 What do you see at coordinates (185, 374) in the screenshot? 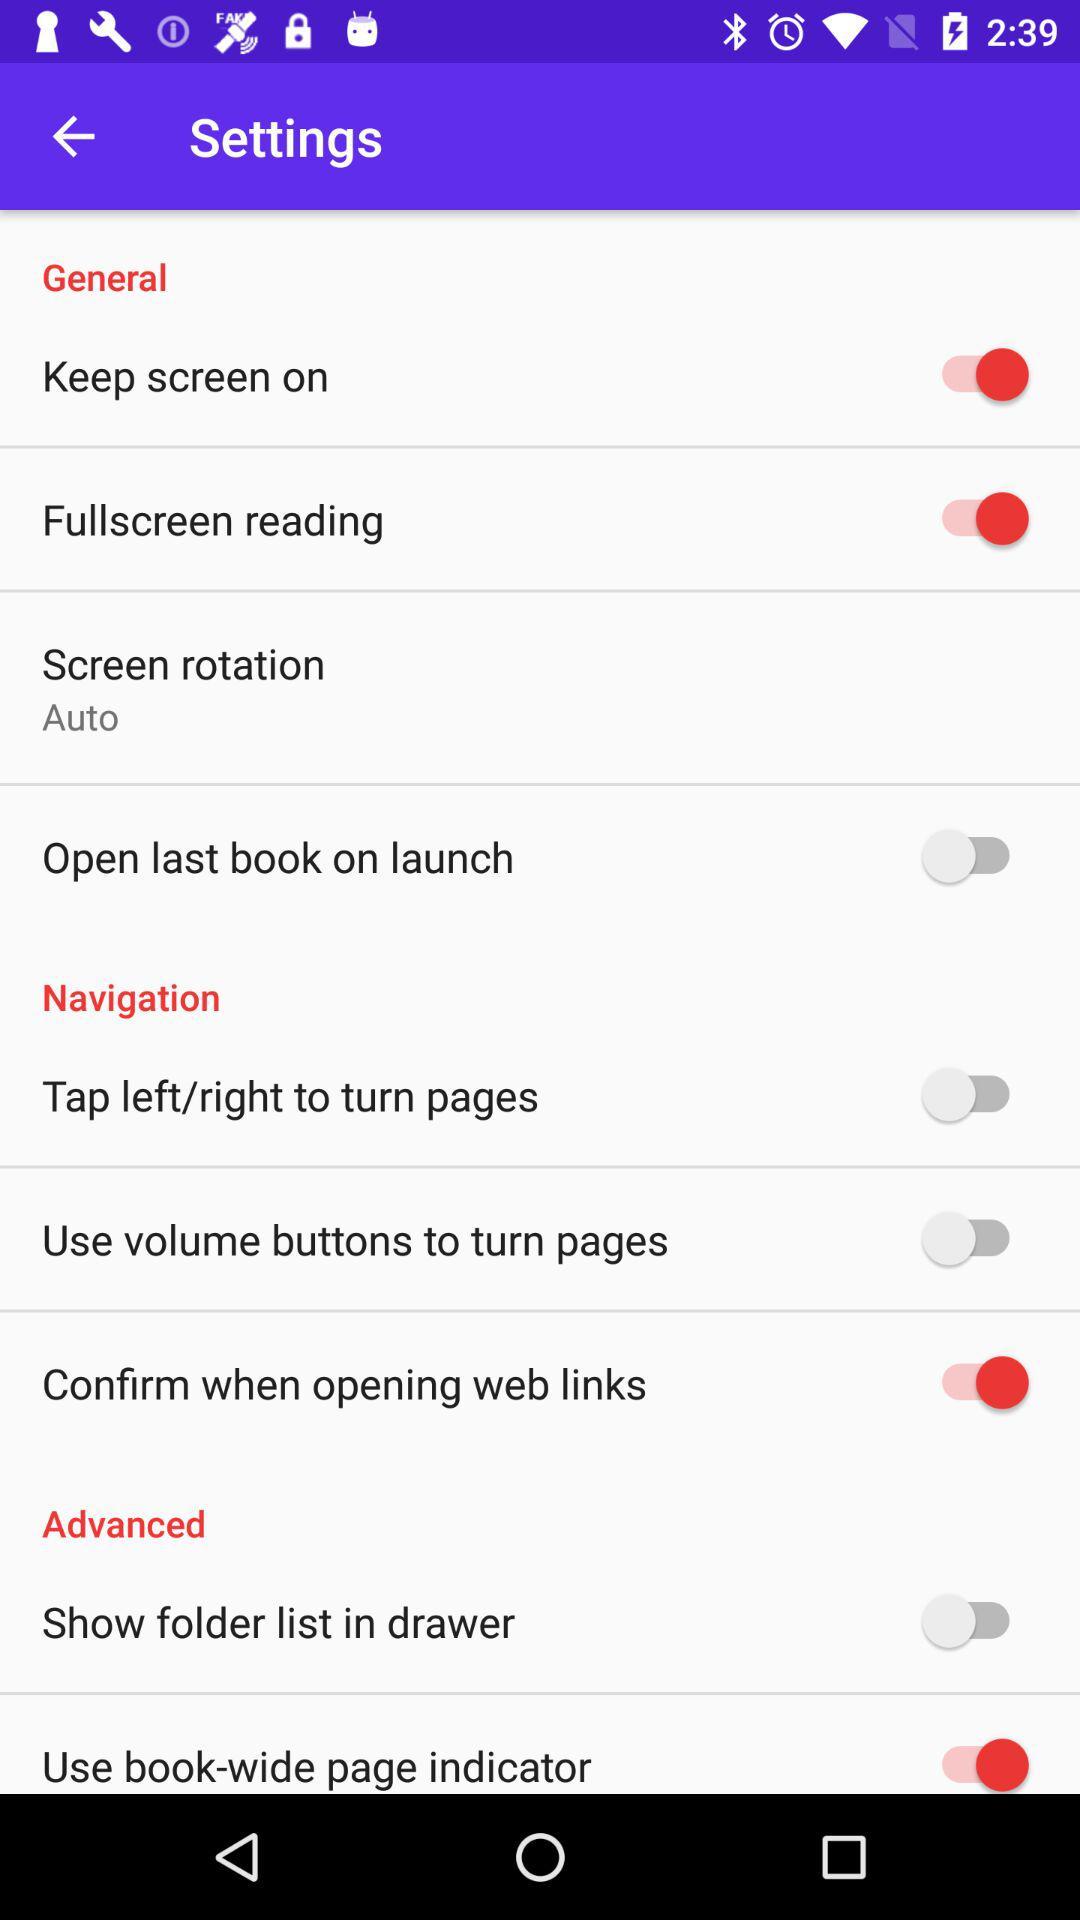
I see `the keep screen on` at bounding box center [185, 374].